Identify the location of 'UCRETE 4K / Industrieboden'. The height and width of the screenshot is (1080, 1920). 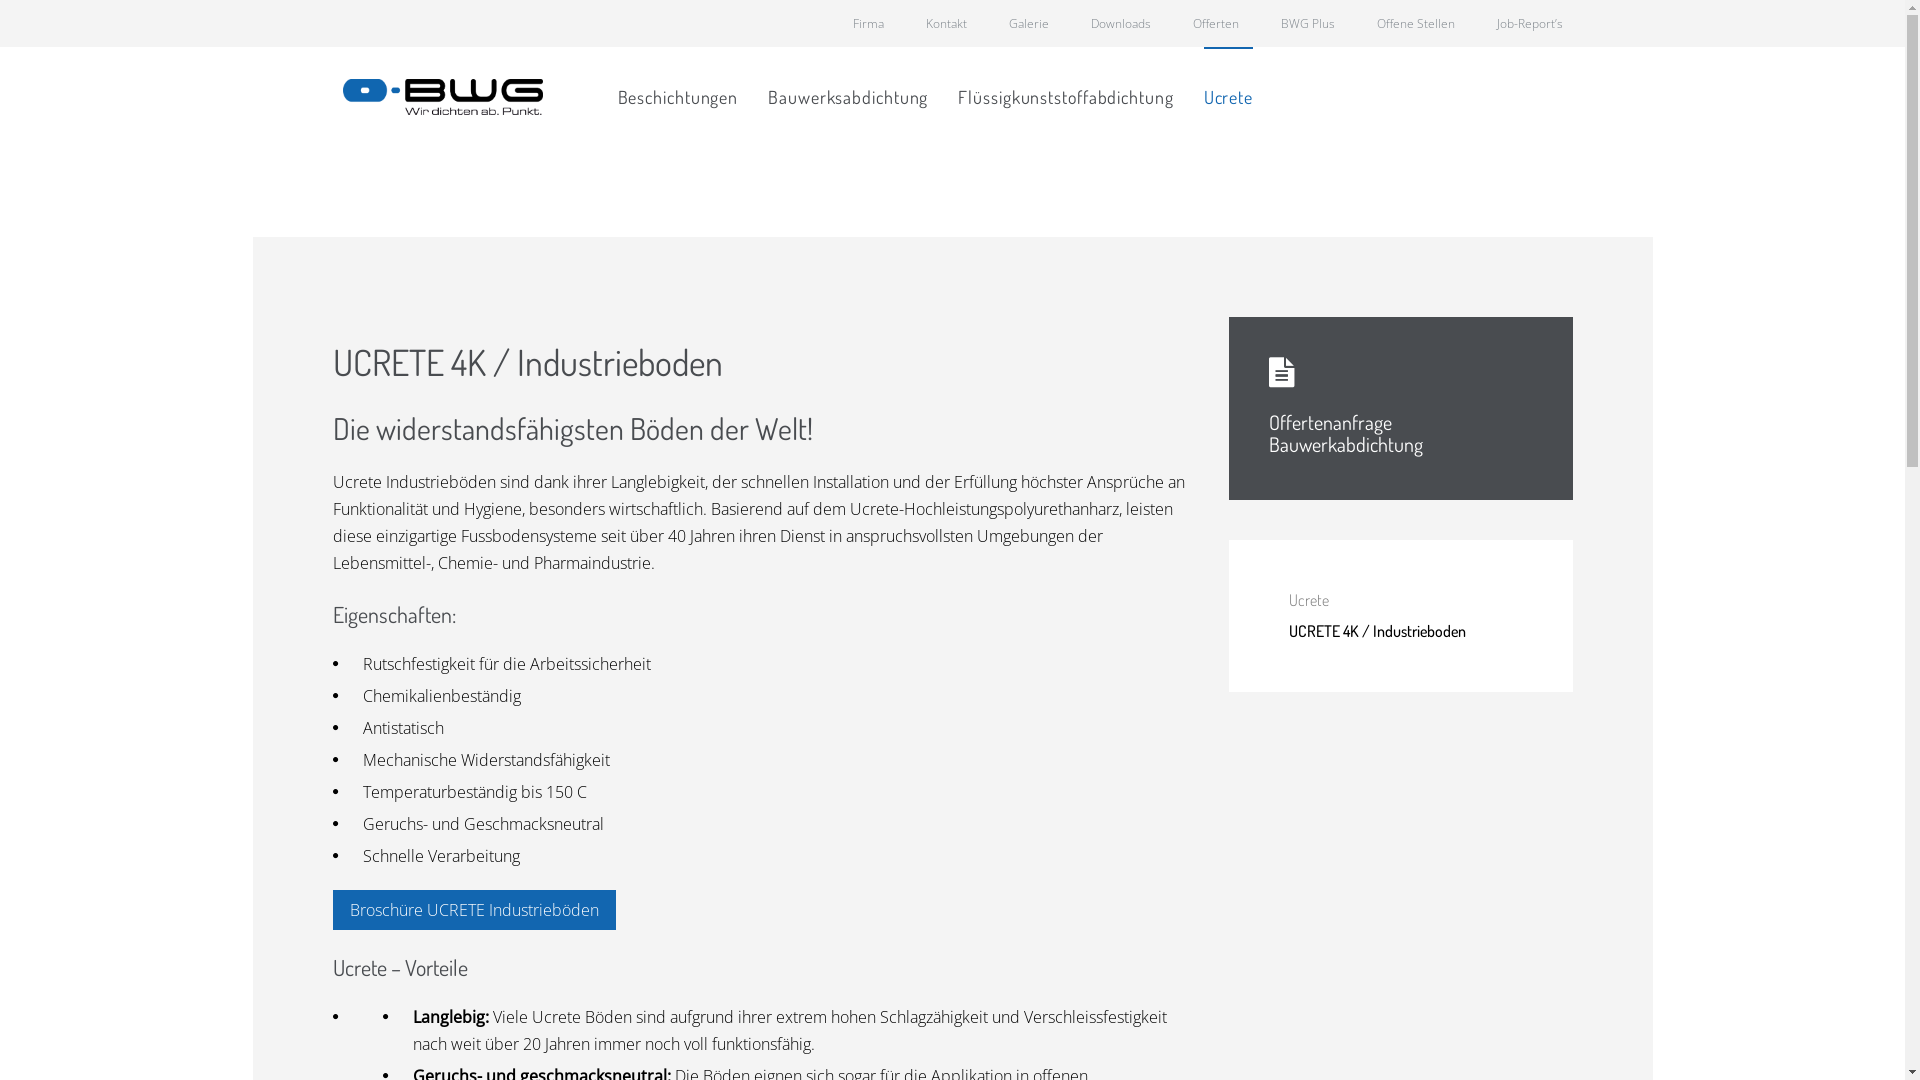
(1419, 631).